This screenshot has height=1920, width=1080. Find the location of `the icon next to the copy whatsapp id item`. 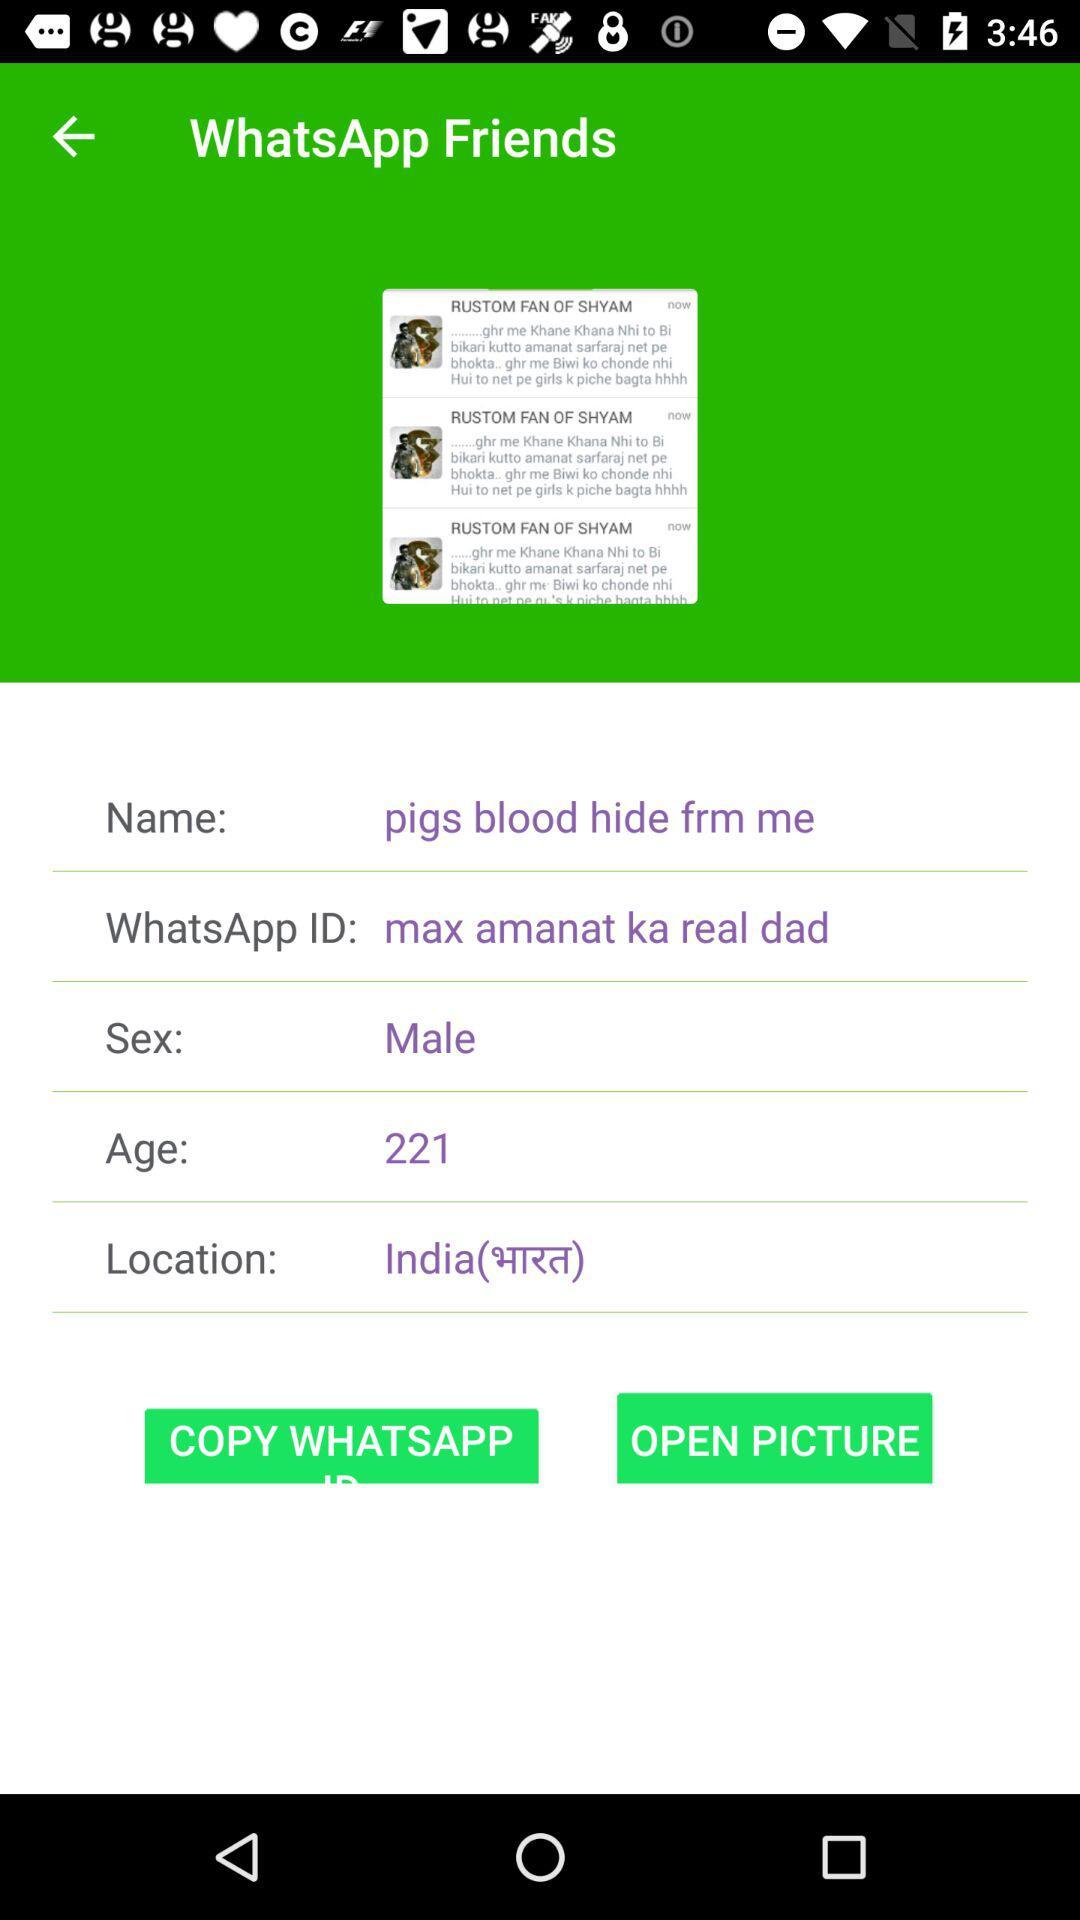

the icon next to the copy whatsapp id item is located at coordinates (773, 1436).